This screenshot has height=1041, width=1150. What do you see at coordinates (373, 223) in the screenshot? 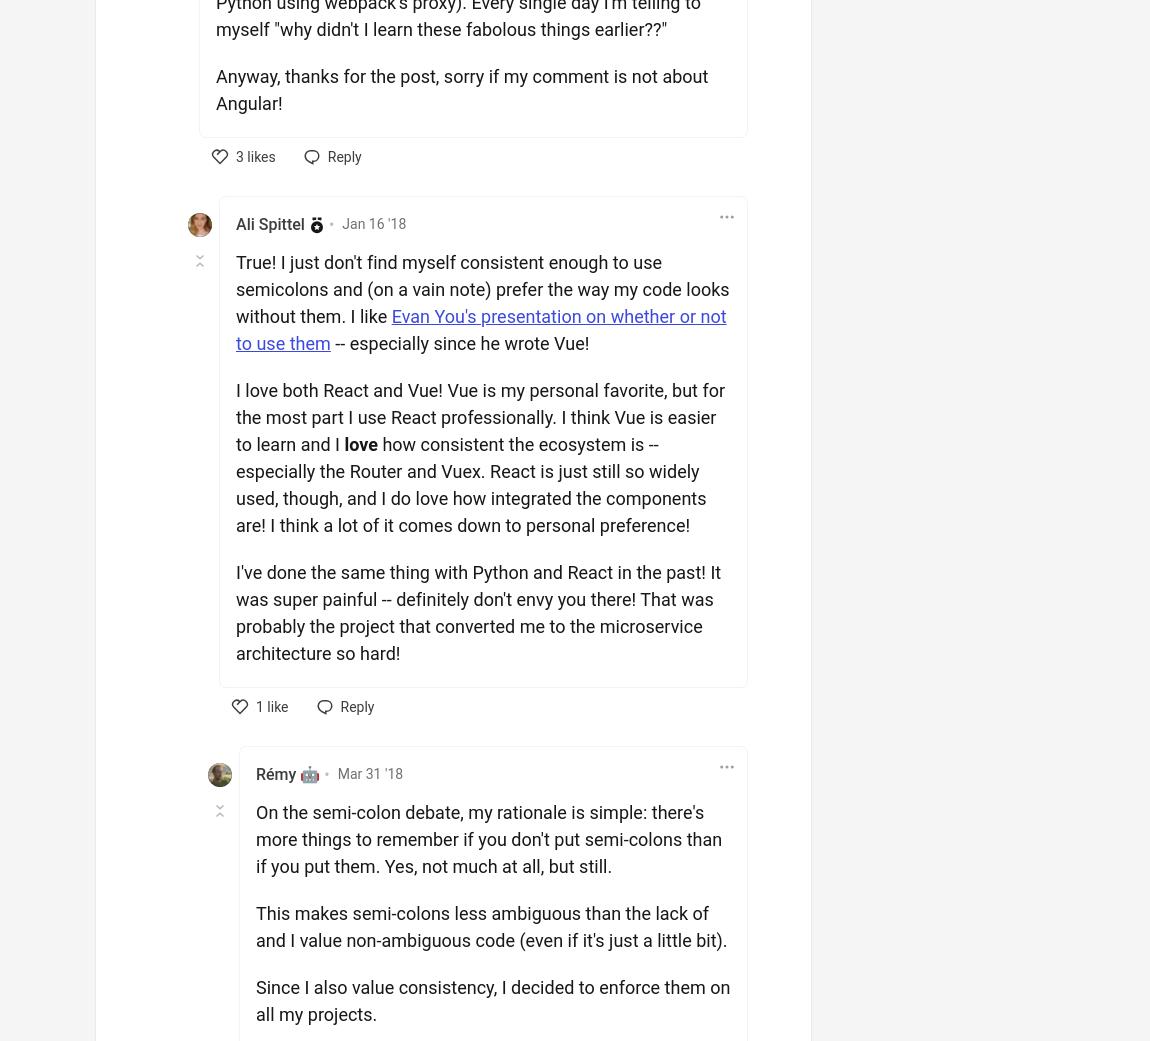
I see `'Jan 16 '18'` at bounding box center [373, 223].